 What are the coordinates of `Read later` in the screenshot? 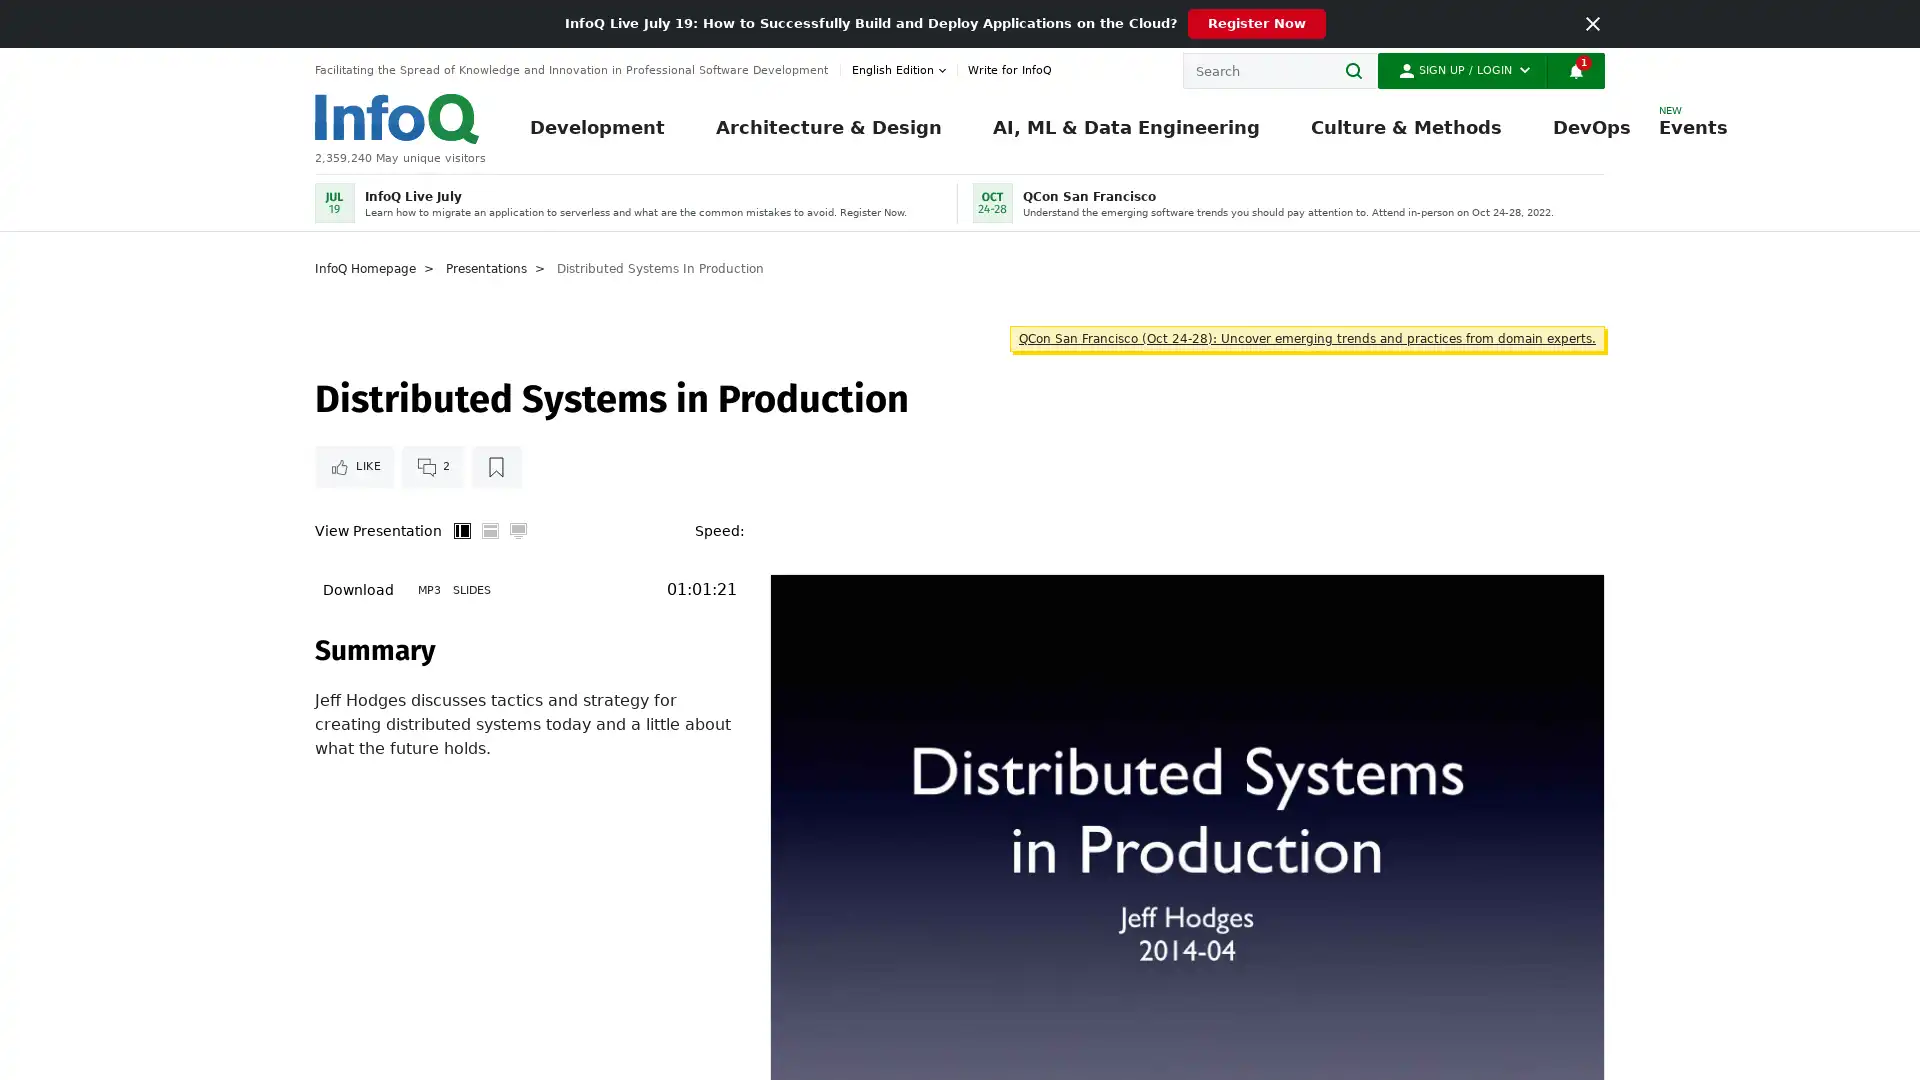 It's located at (495, 486).